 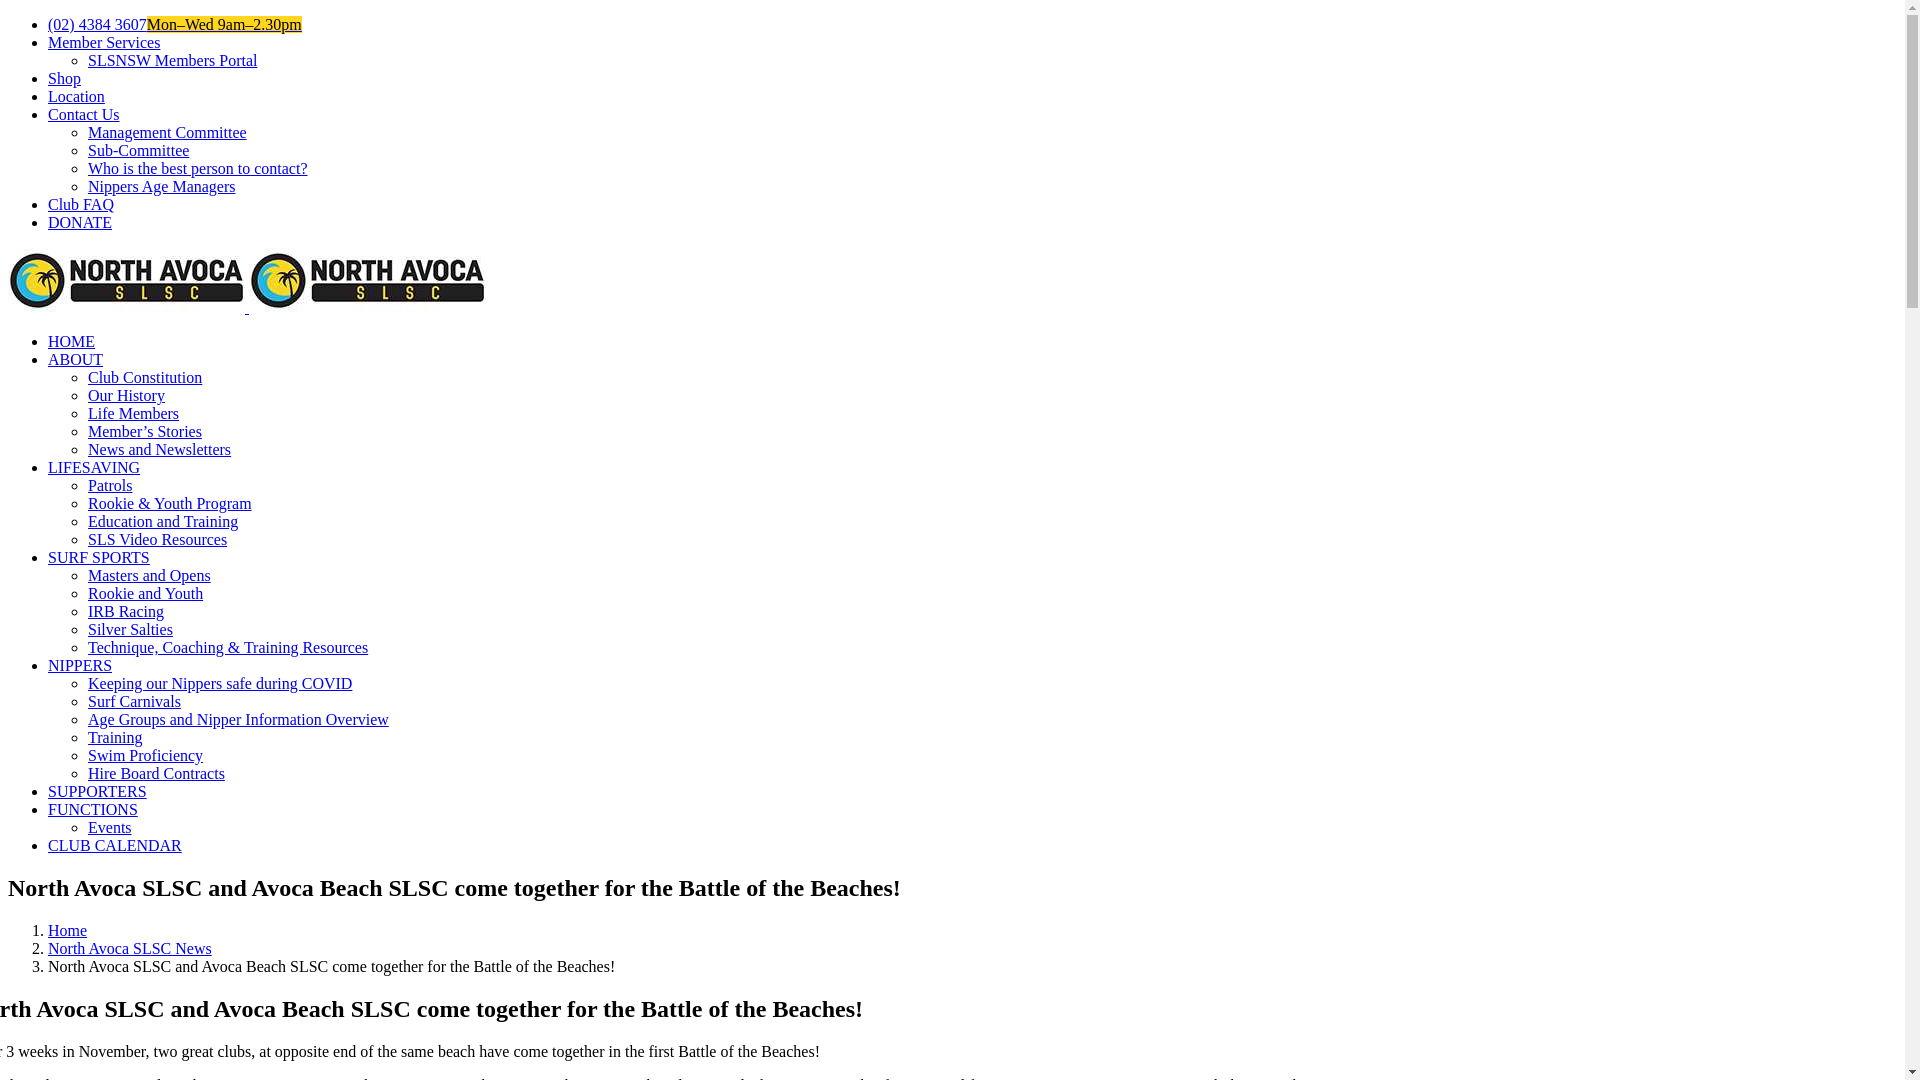 I want to click on 'Training', so click(x=114, y=737).